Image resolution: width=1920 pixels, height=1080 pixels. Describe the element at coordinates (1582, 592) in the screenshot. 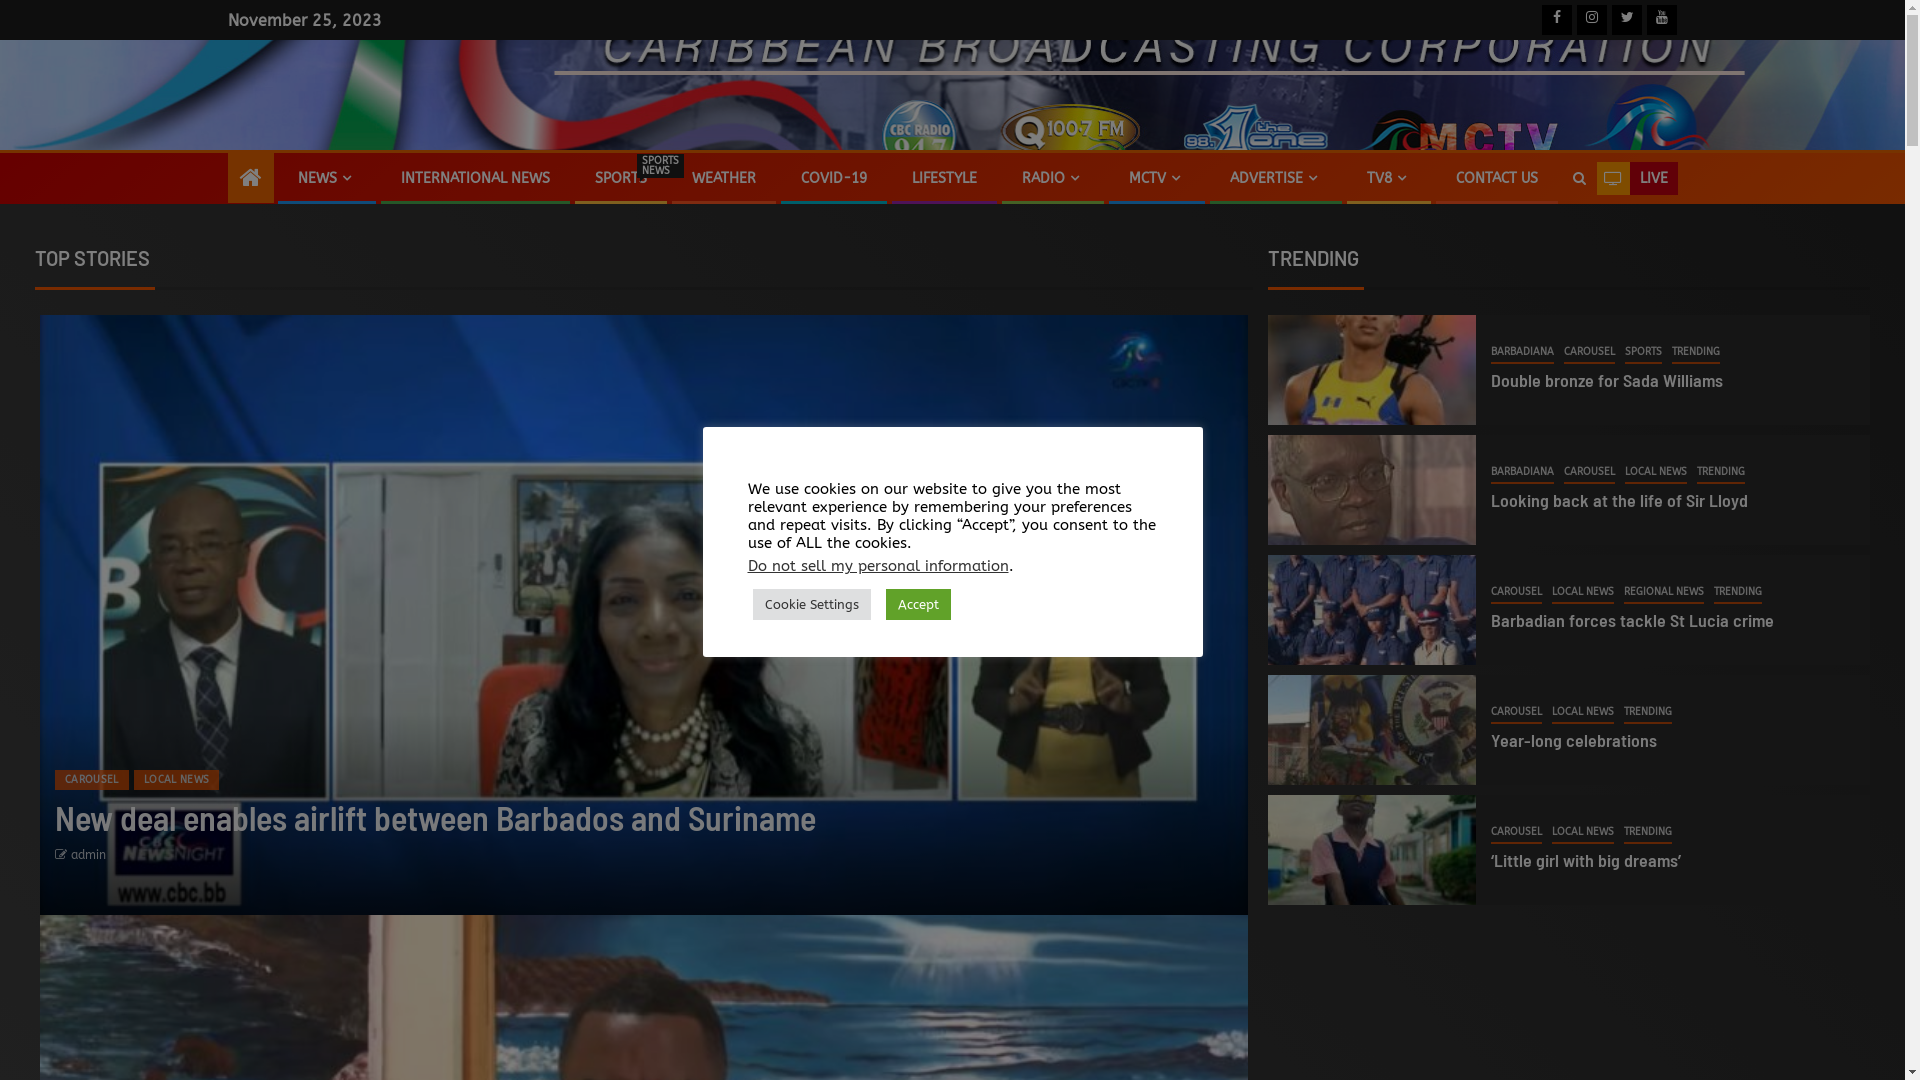

I see `'LOCAL NEWS'` at that location.